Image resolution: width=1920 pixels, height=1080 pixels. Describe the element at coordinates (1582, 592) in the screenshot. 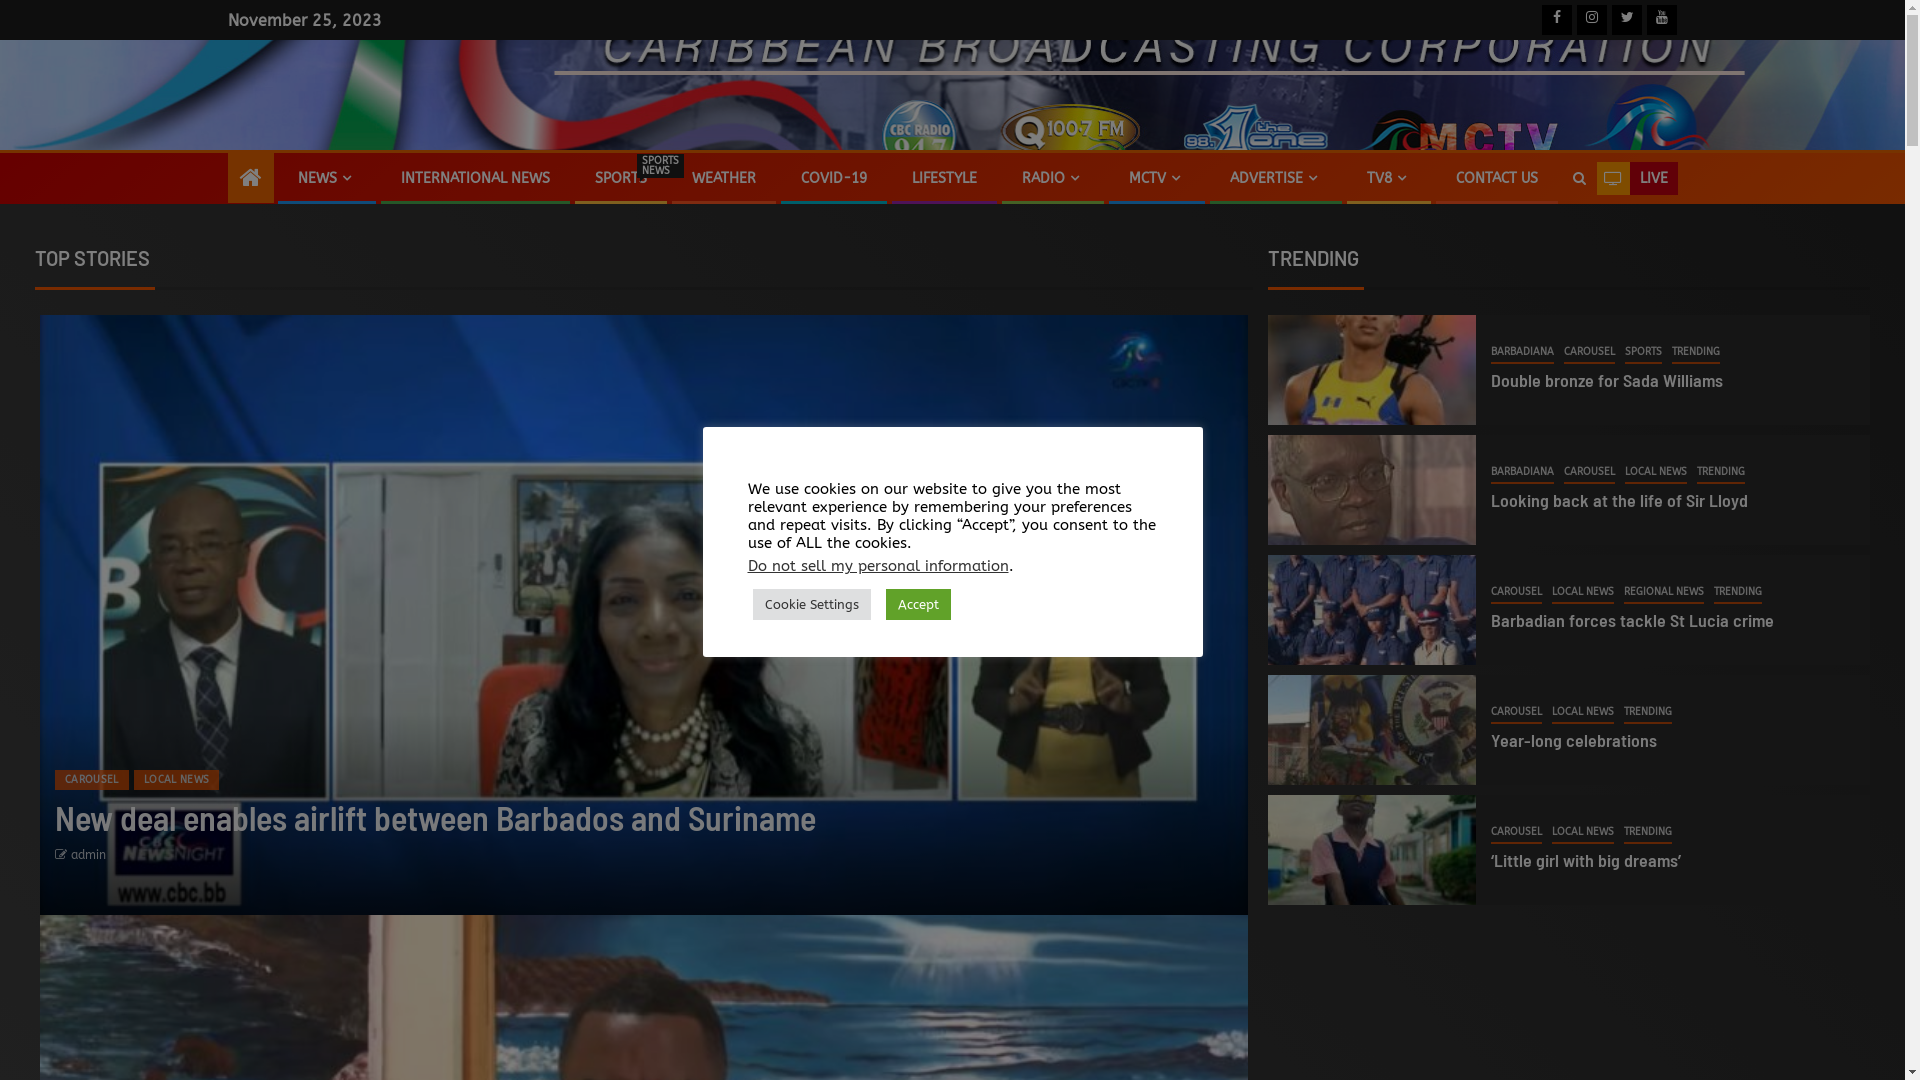

I see `'LOCAL NEWS'` at that location.